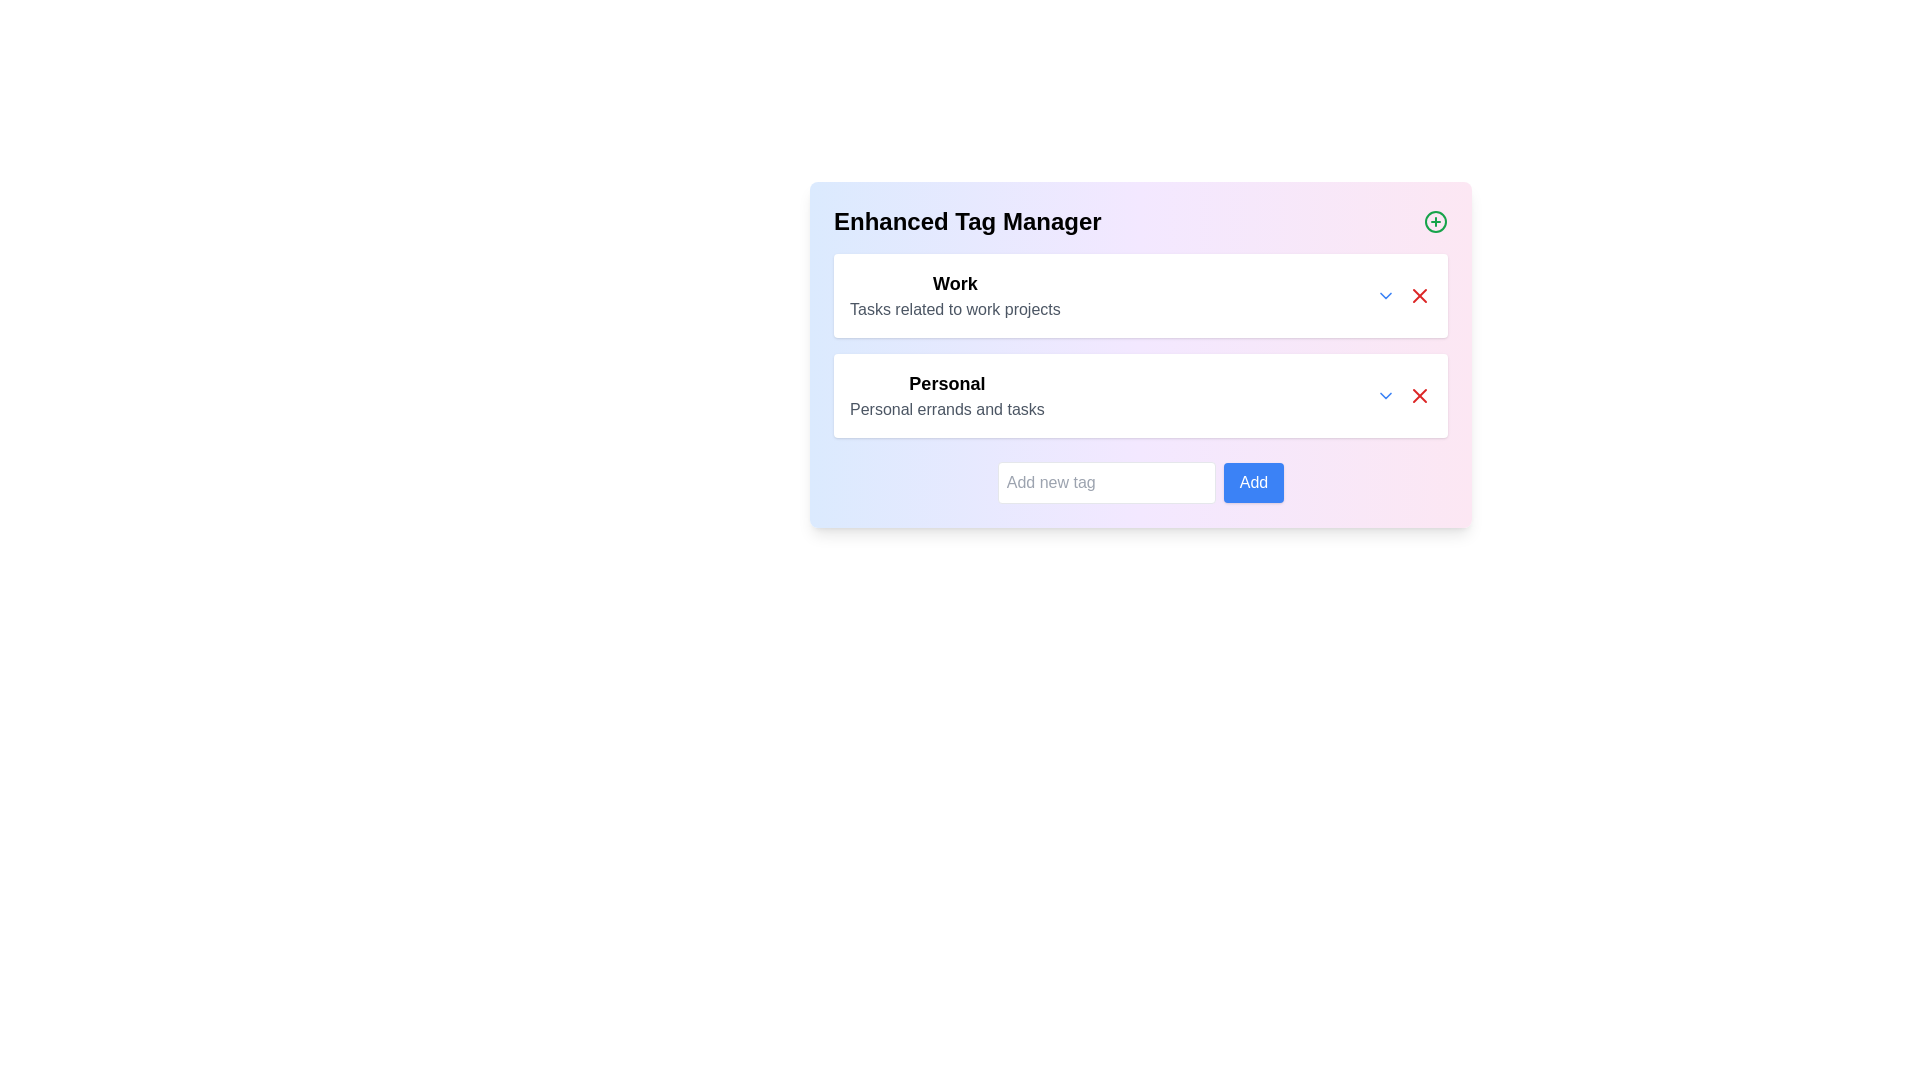 This screenshot has height=1080, width=1920. I want to click on the text label that identifies the section as related to 'Work', which is positioned above the descriptive text 'Tasks related to work projects', so click(954, 284).